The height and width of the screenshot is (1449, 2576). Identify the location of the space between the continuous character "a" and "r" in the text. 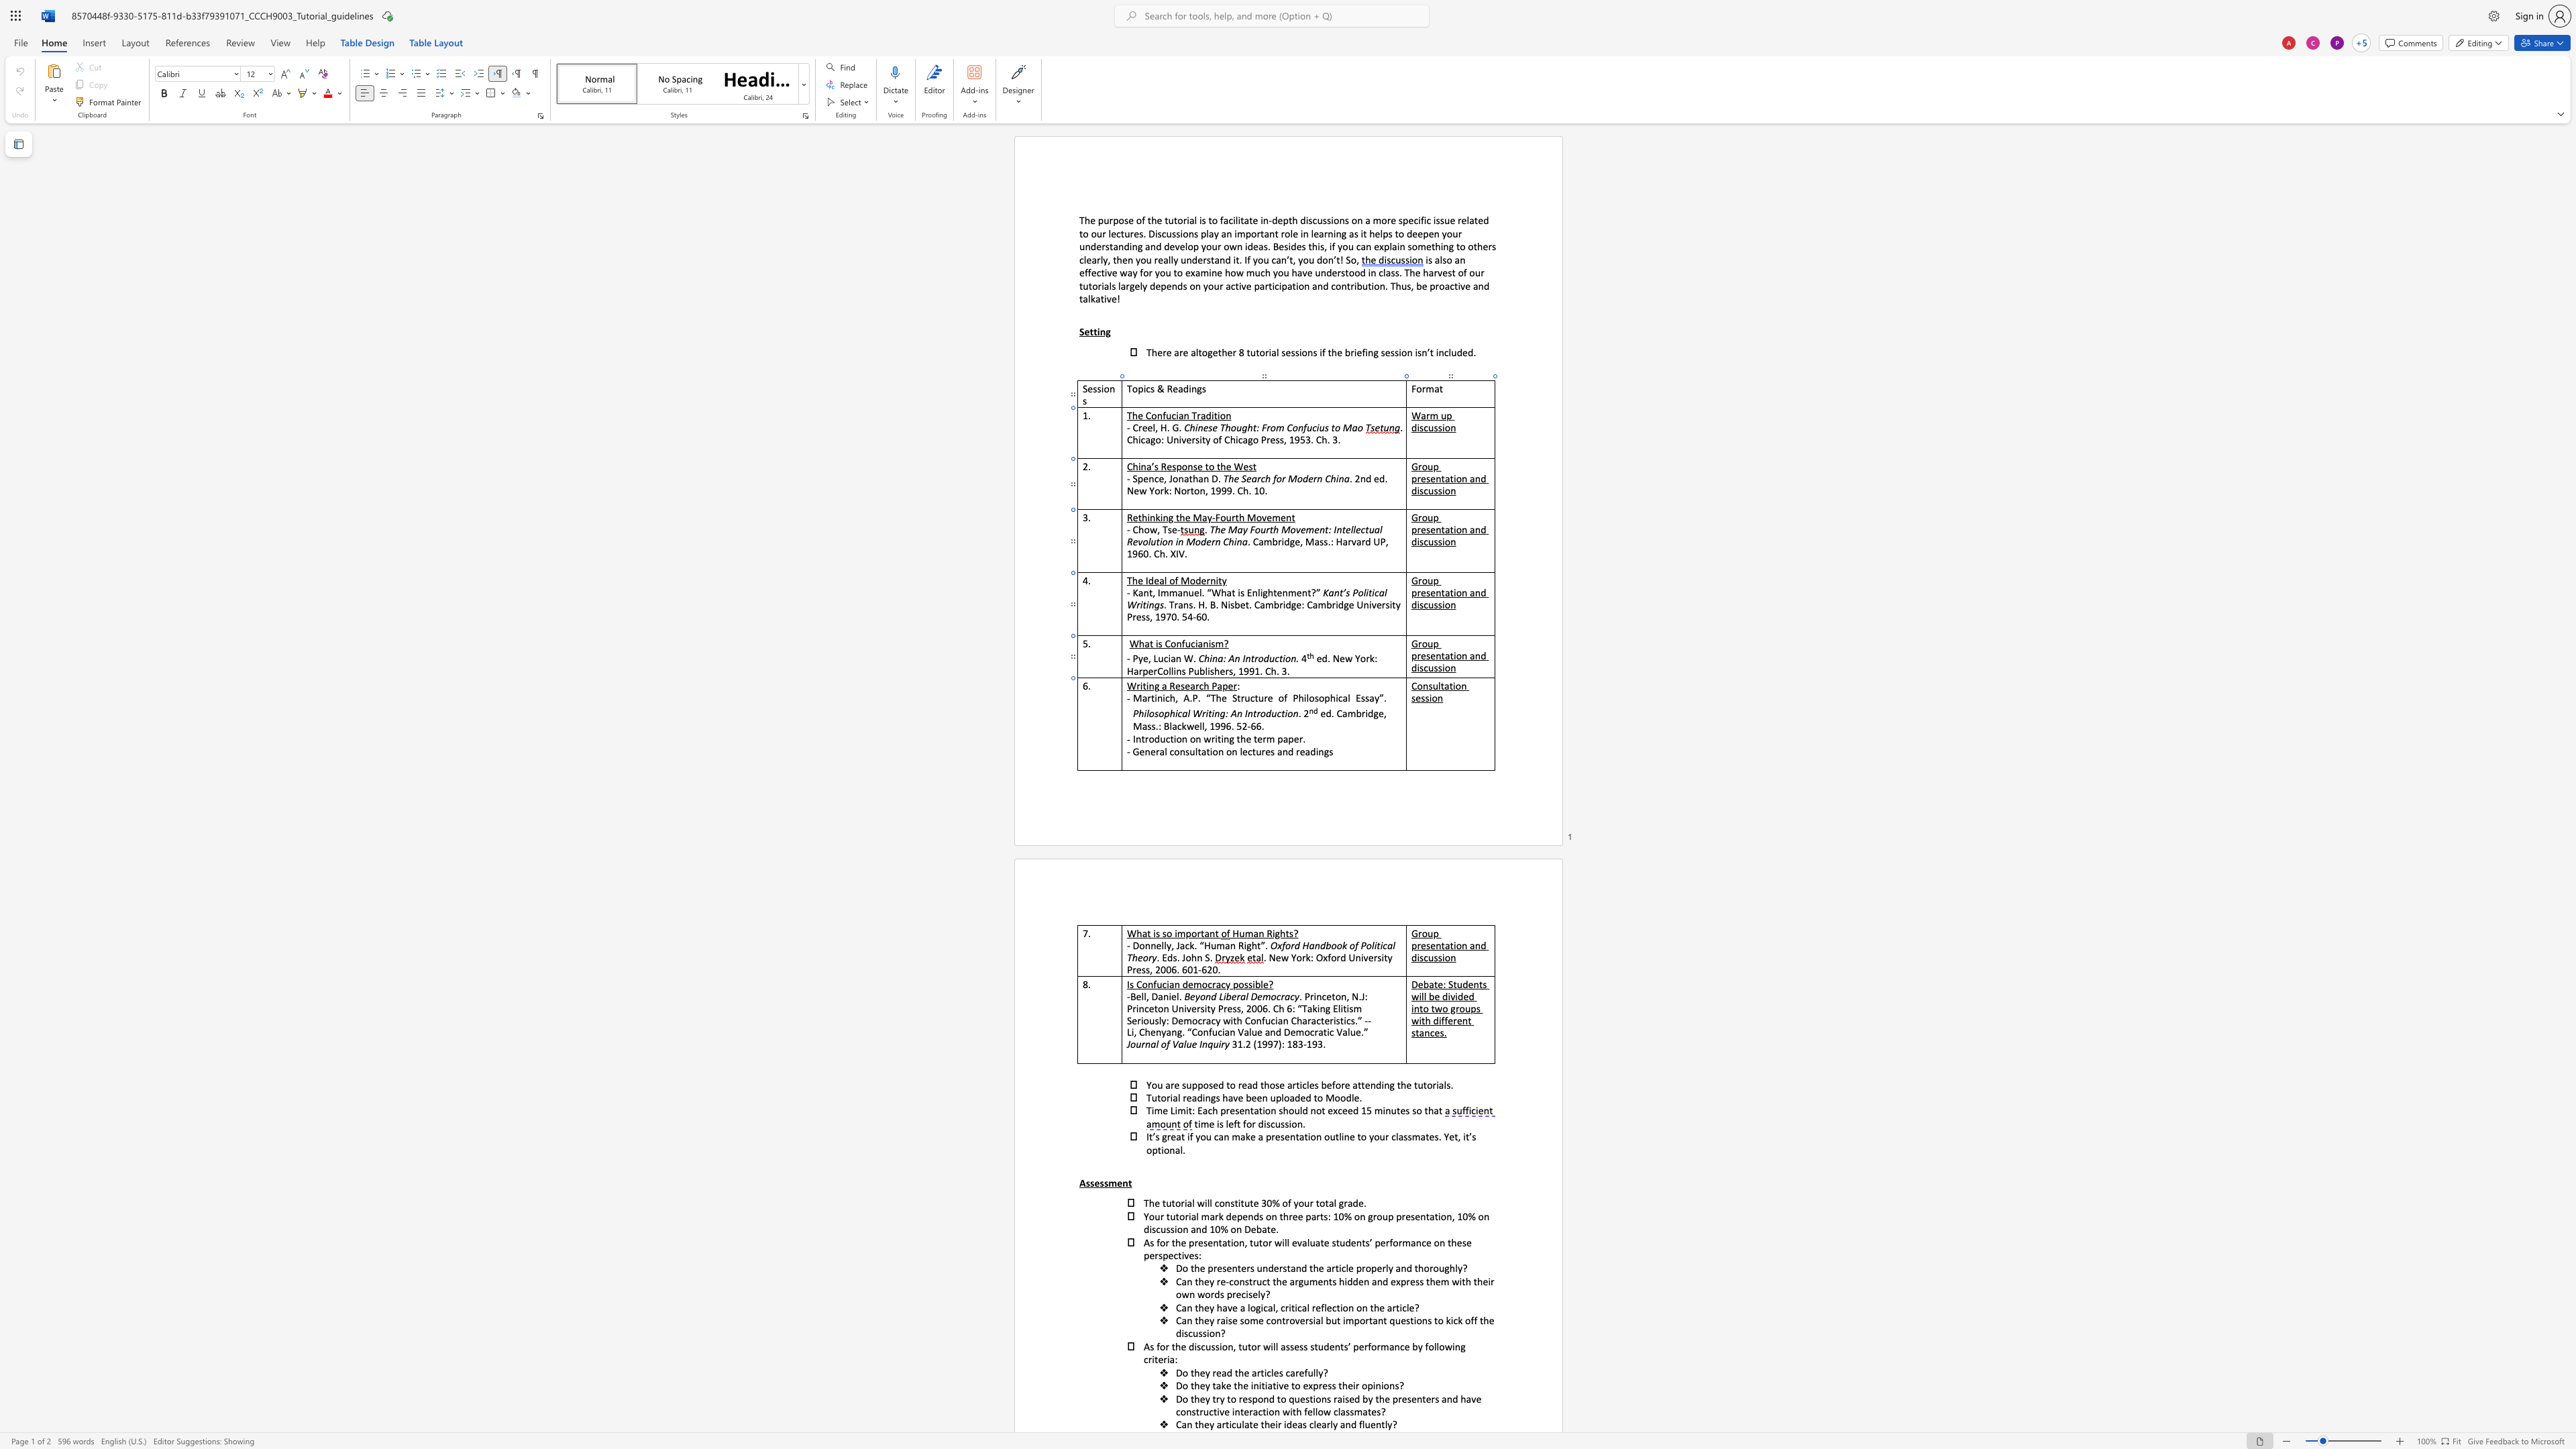
(1195, 685).